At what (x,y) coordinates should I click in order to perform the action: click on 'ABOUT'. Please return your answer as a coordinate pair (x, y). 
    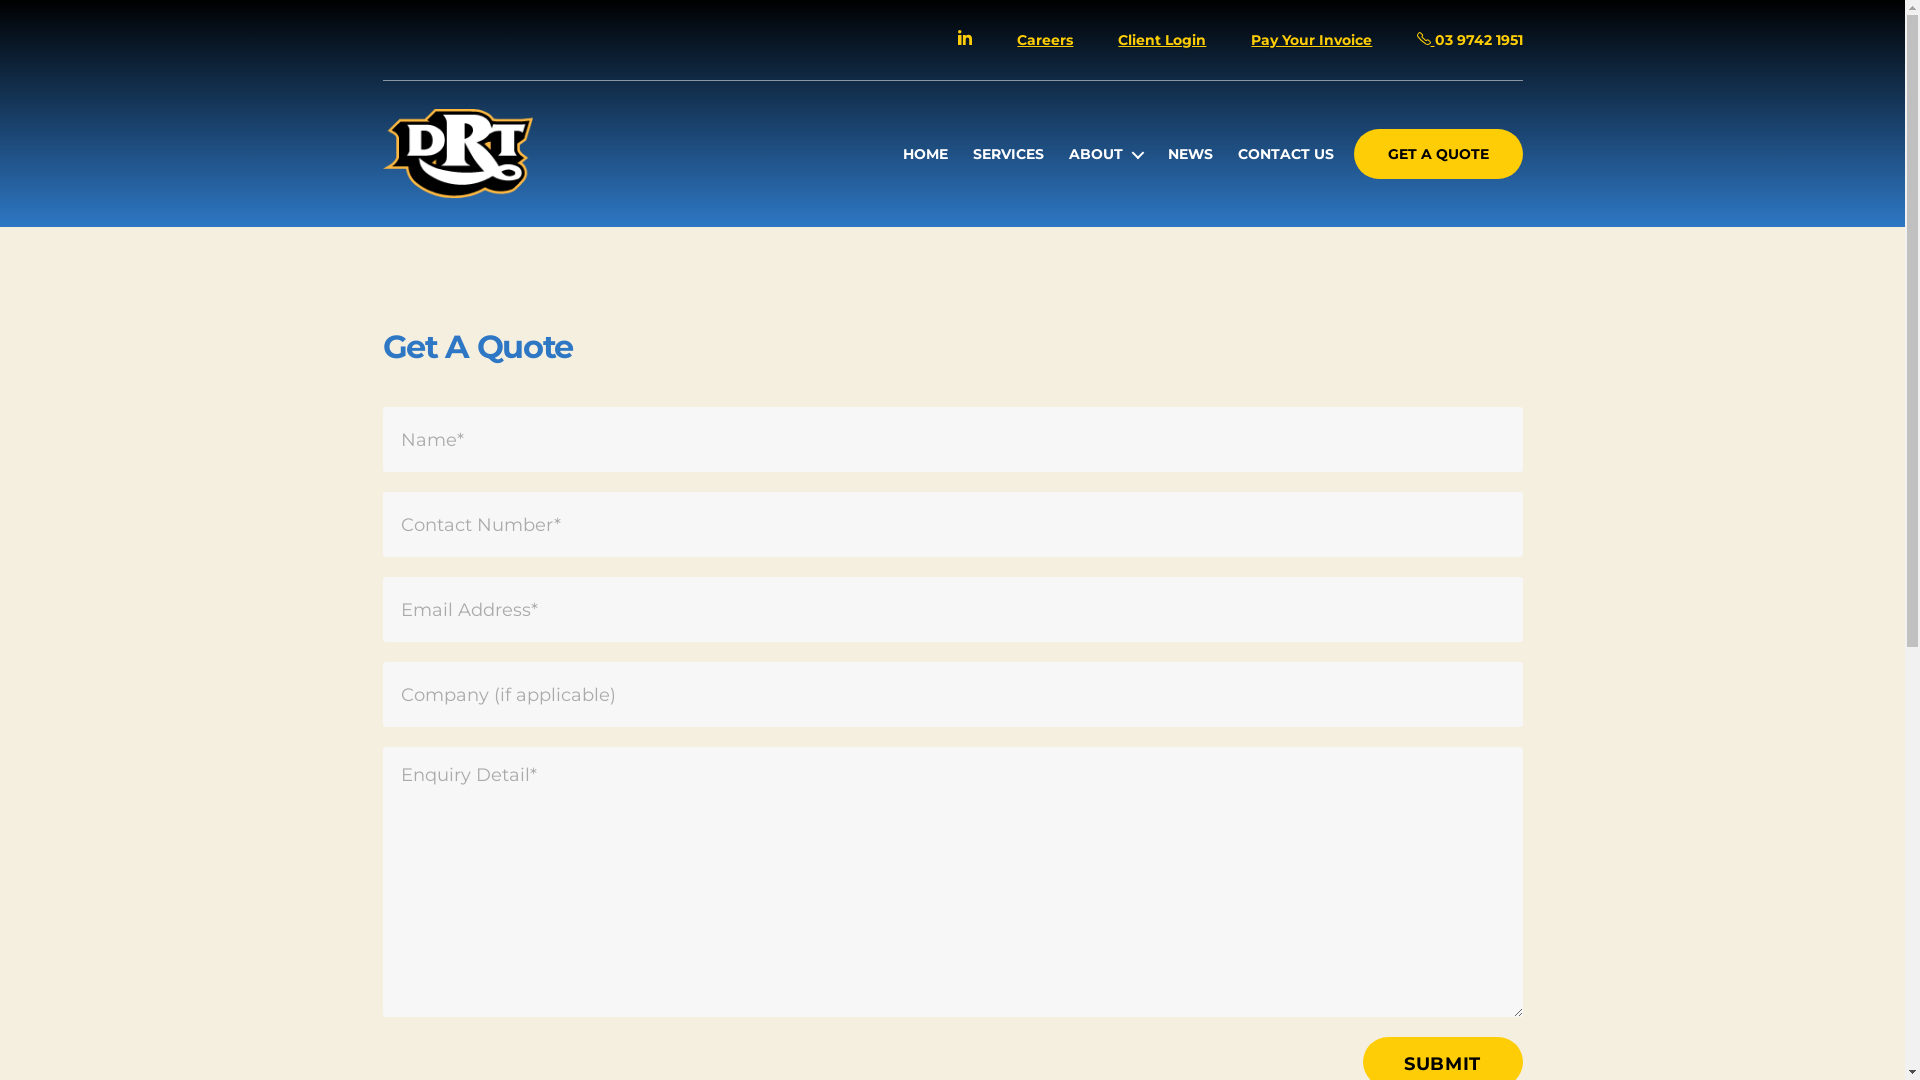
    Looking at the image, I should click on (1104, 153).